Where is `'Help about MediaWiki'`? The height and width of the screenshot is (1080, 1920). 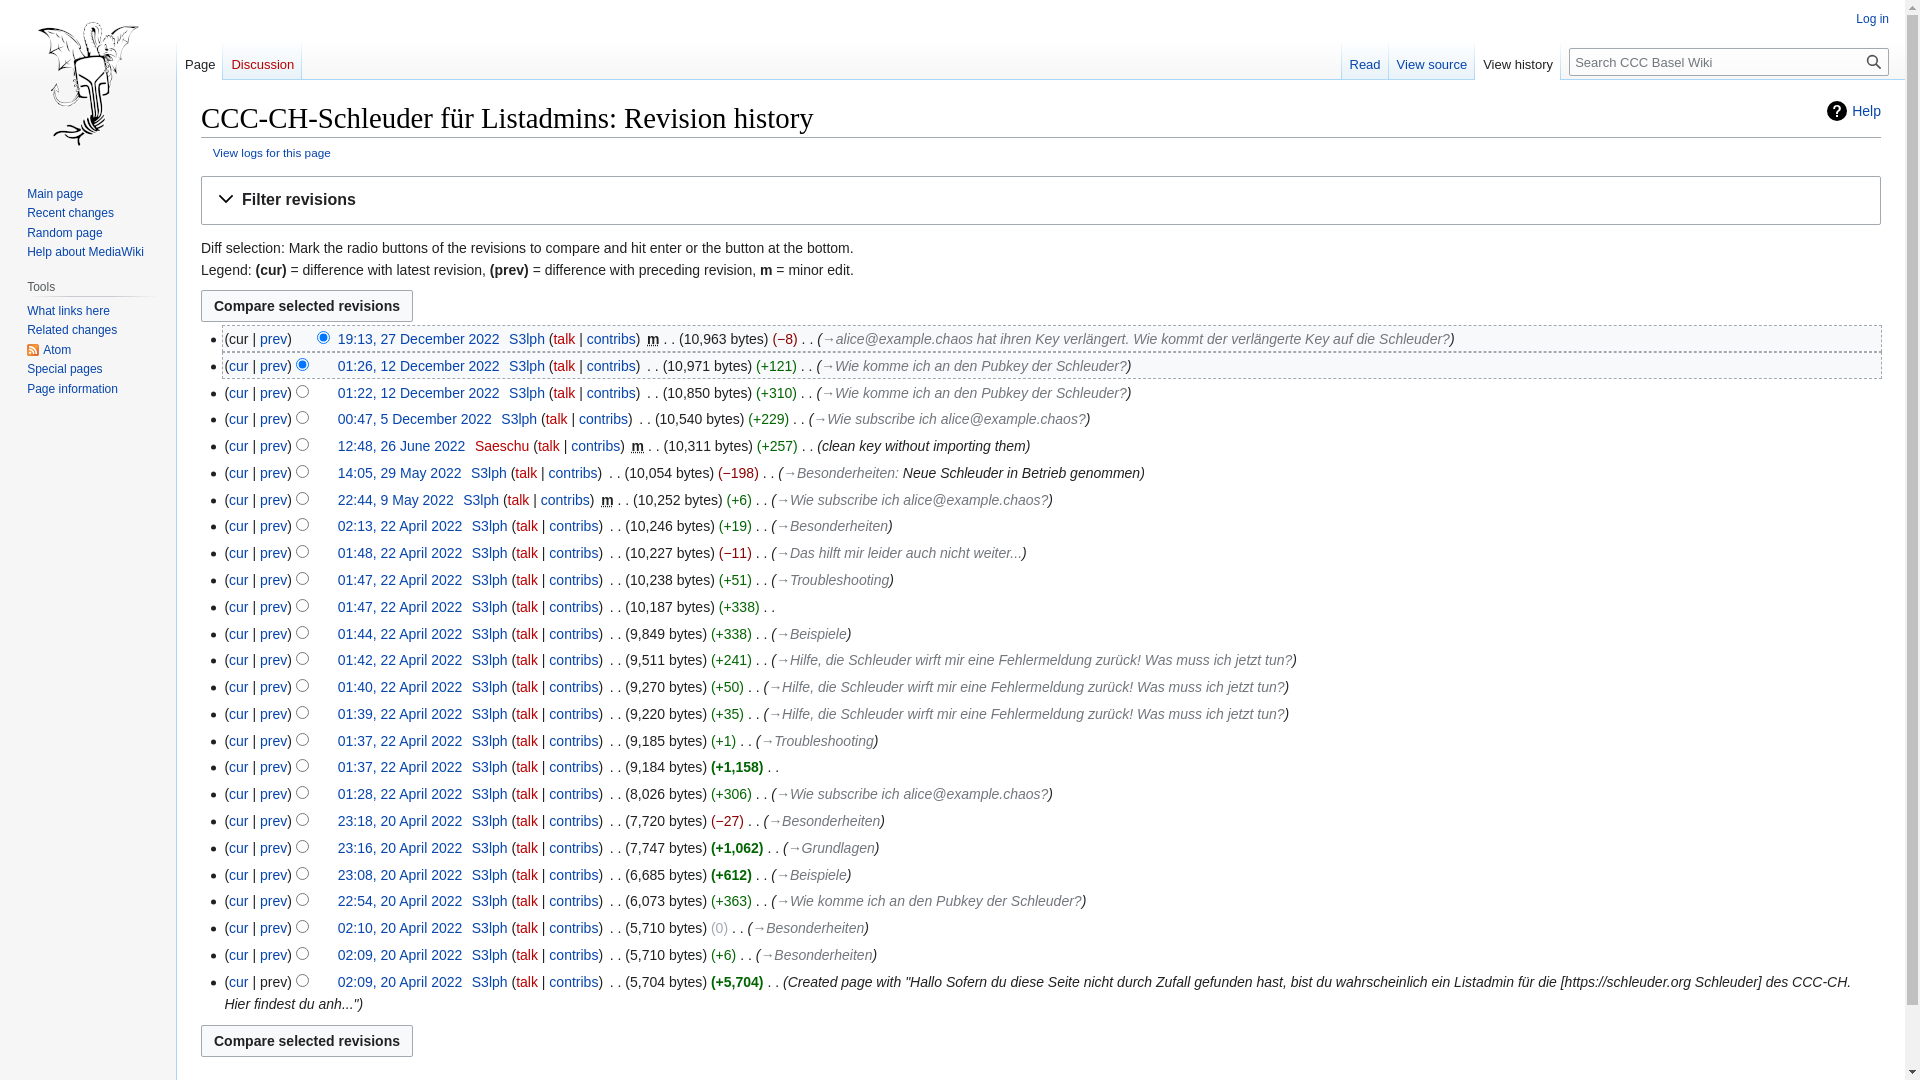 'Help about MediaWiki' is located at coordinates (84, 250).